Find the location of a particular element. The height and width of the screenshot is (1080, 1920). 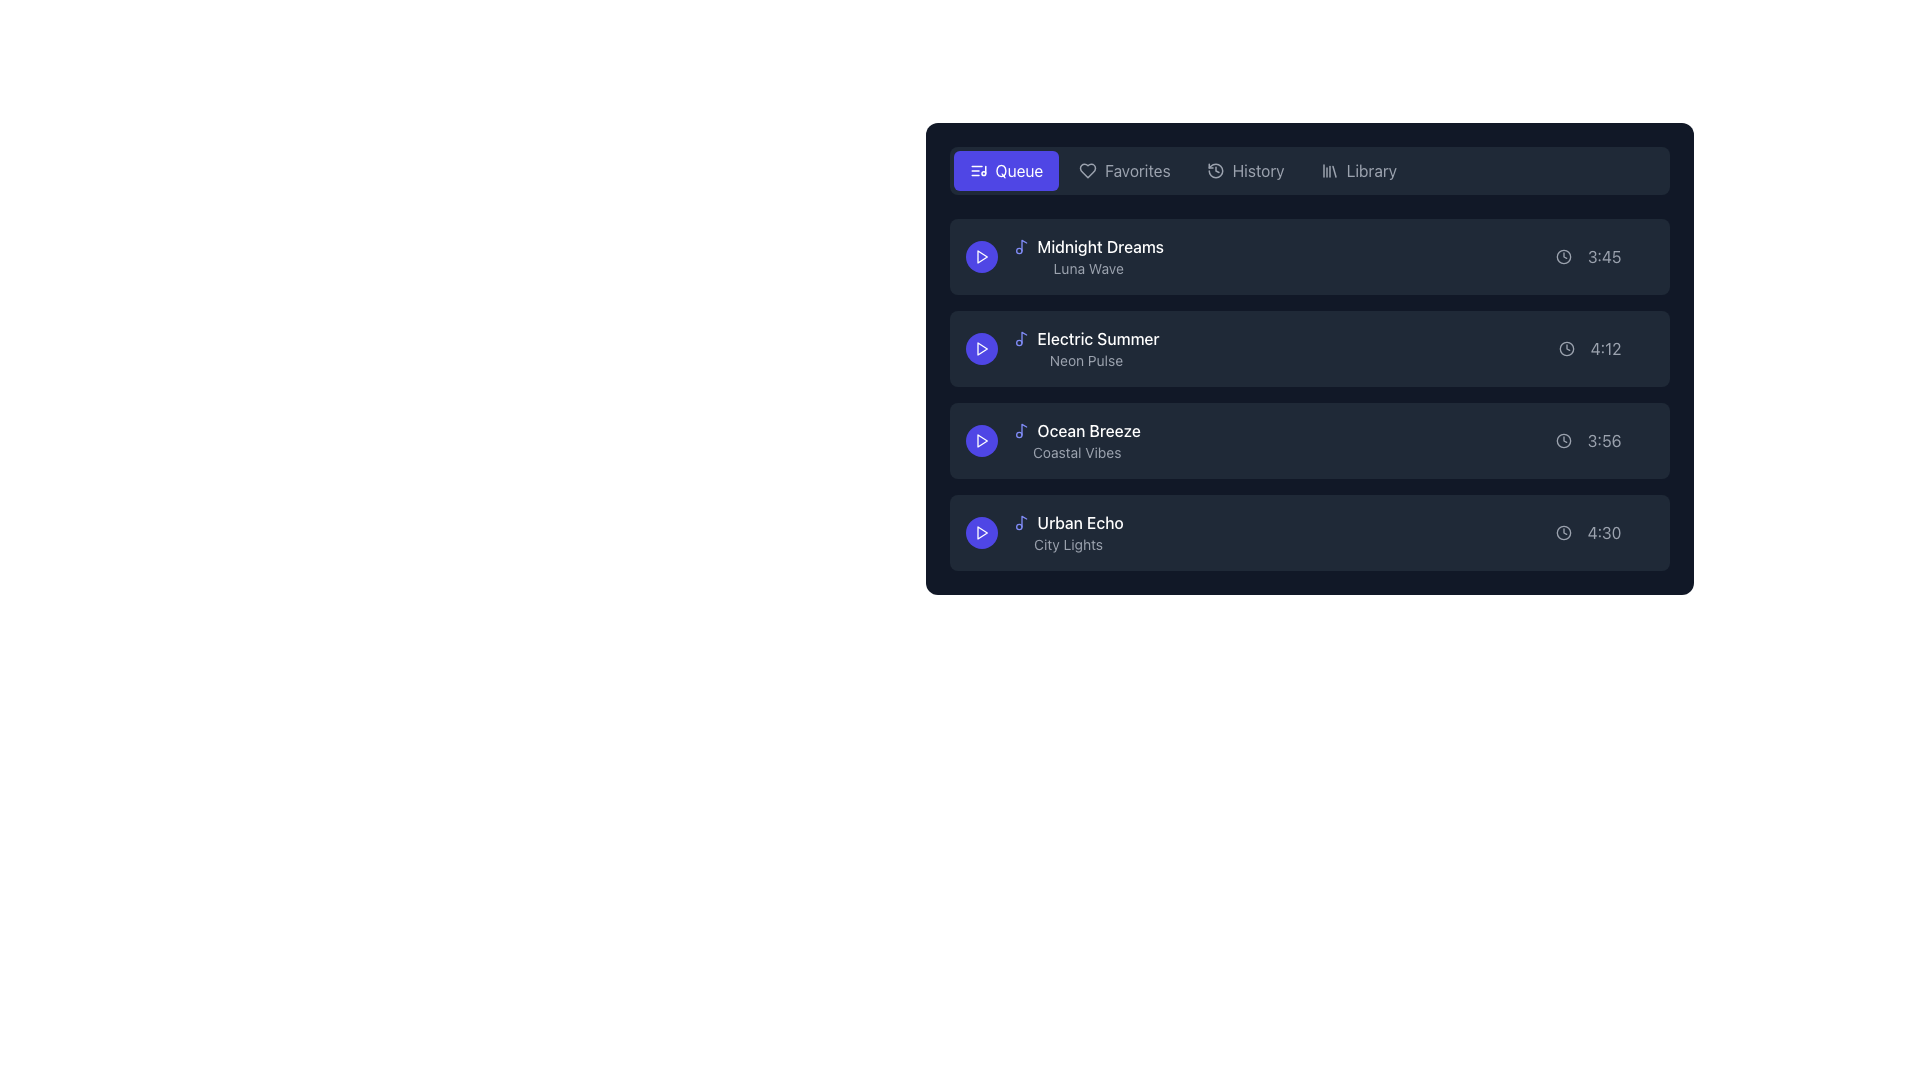

the 'Library' text label in the navigation menu is located at coordinates (1370, 169).